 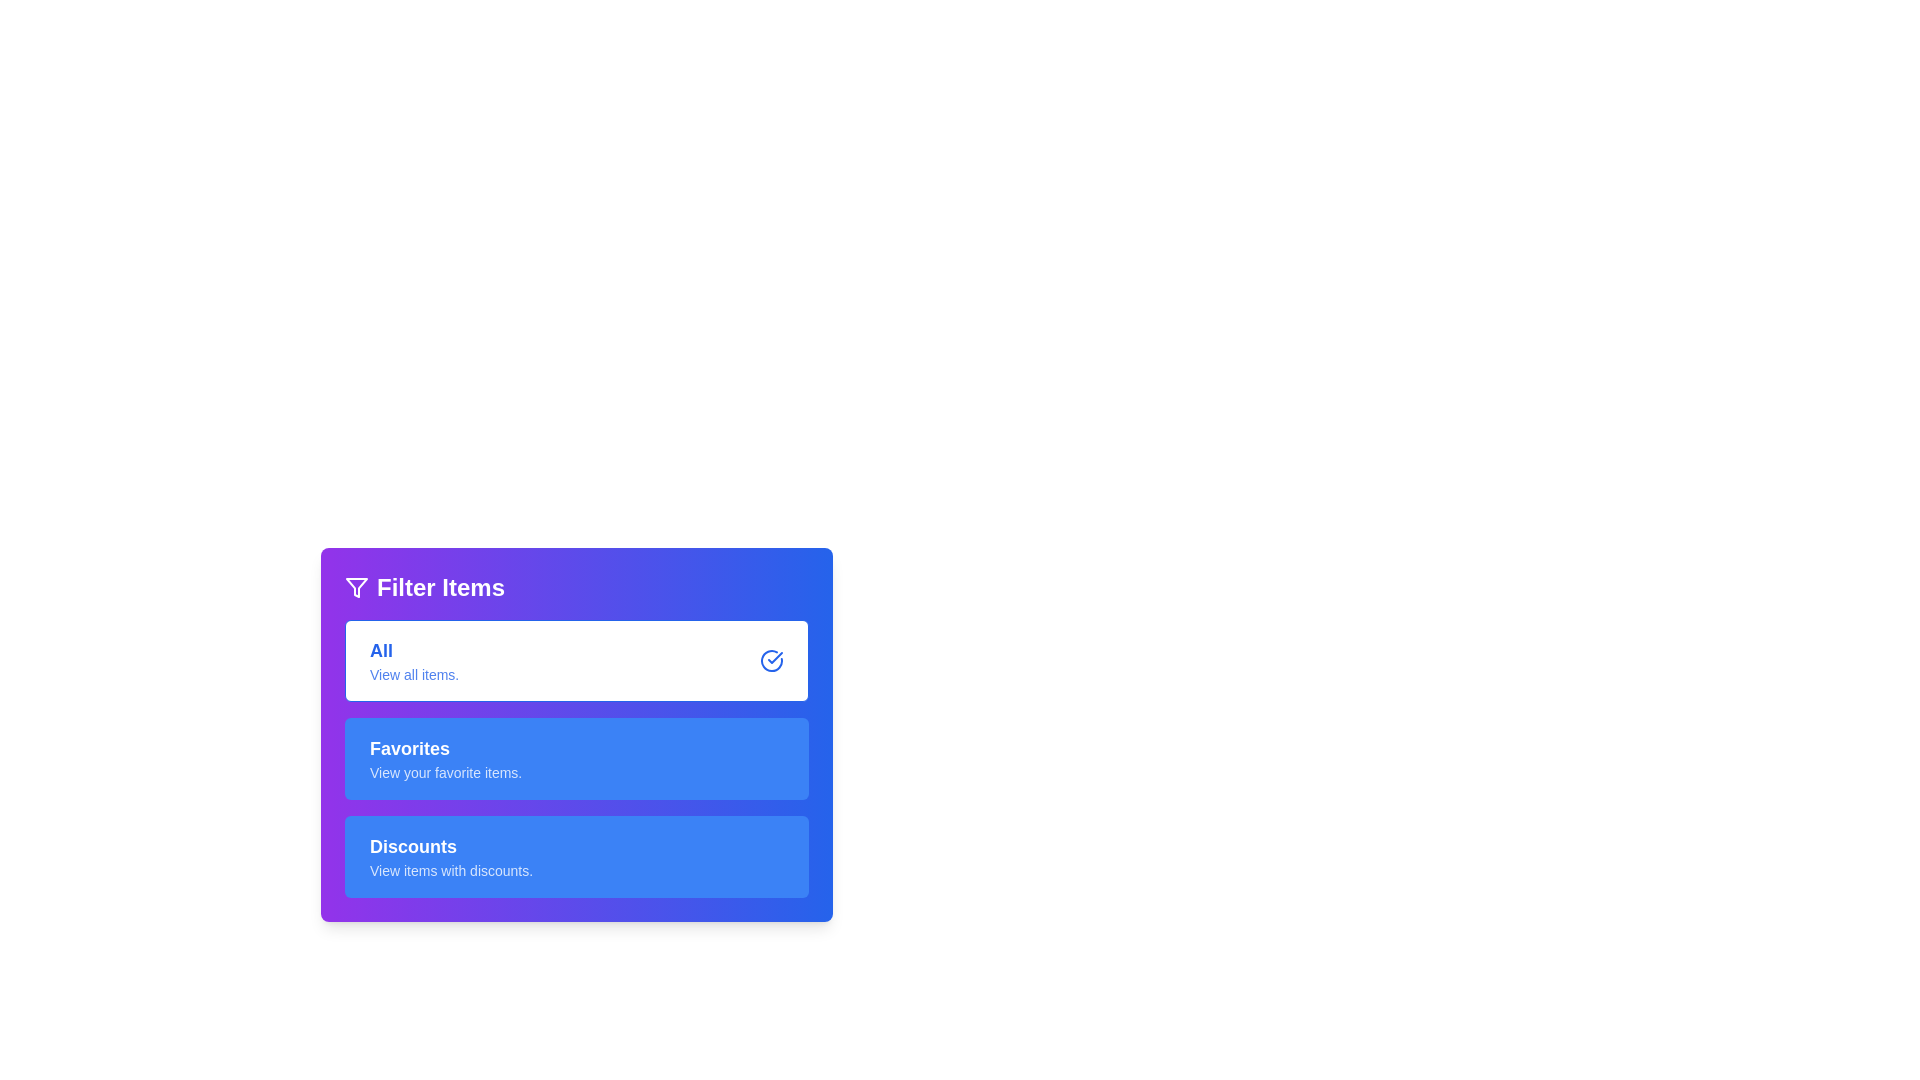 What do you see at coordinates (575, 759) in the screenshot?
I see `the second button in the vertically stacked list, which navigates to the user's favorite items, to trigger a visual effect` at bounding box center [575, 759].